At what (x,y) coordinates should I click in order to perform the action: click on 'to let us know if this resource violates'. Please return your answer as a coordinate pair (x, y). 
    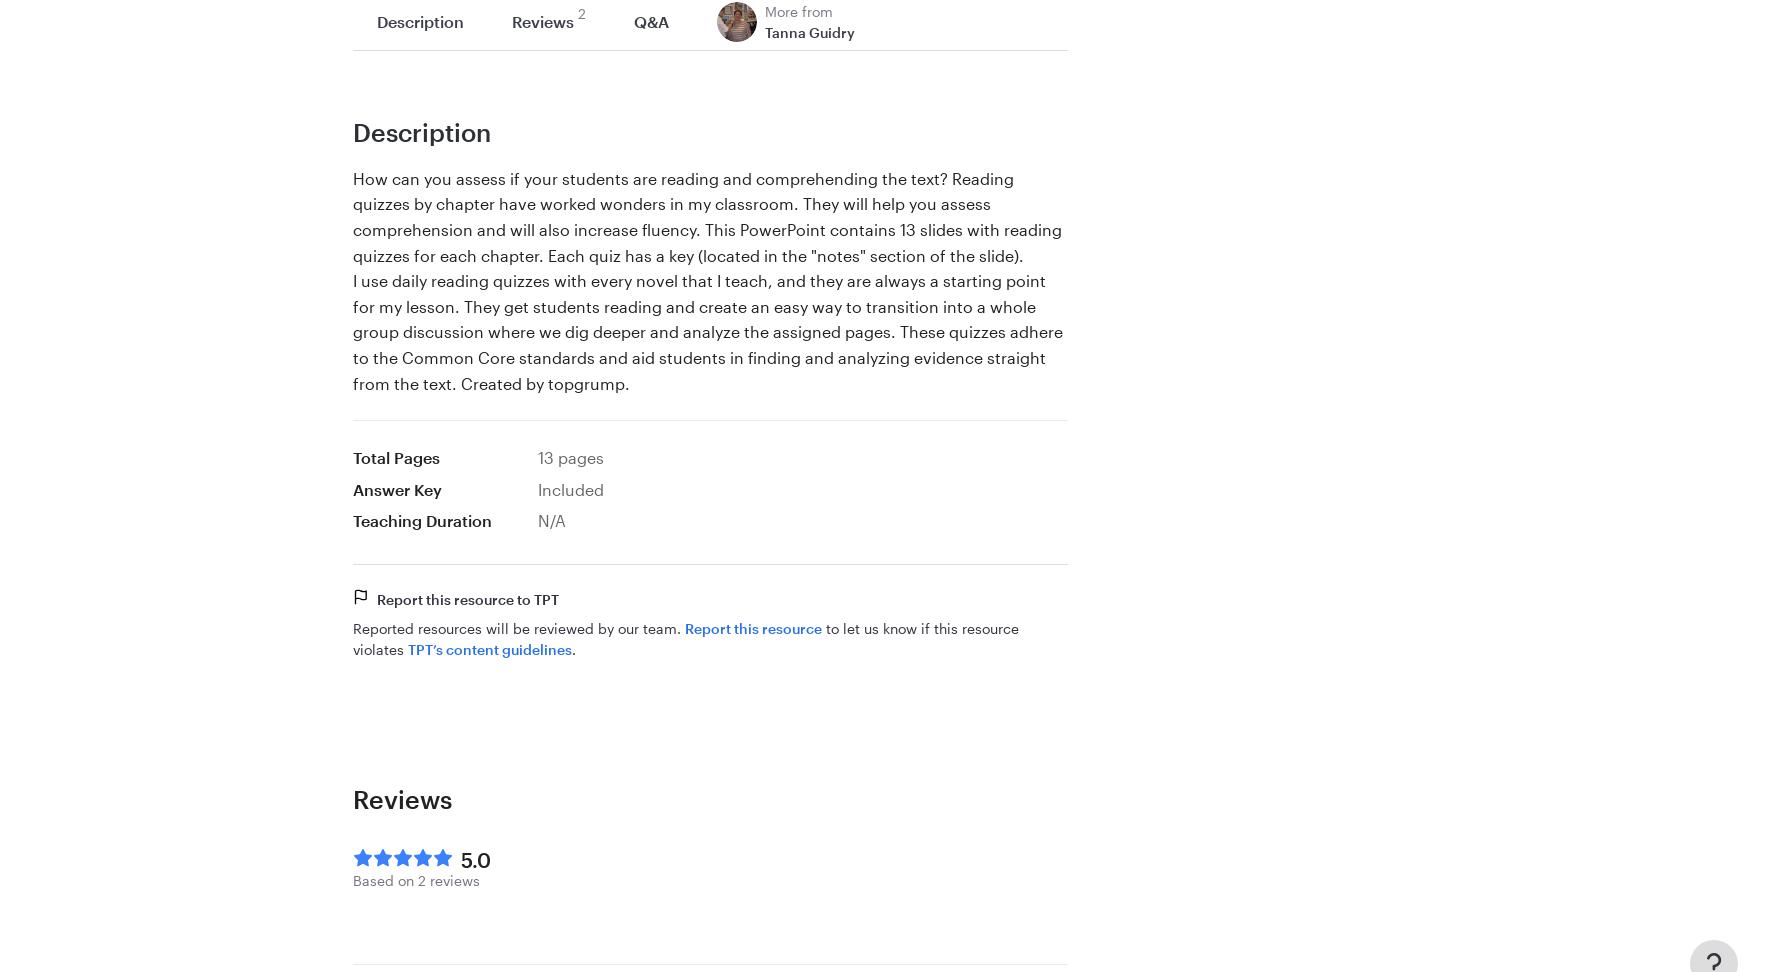
    Looking at the image, I should click on (685, 638).